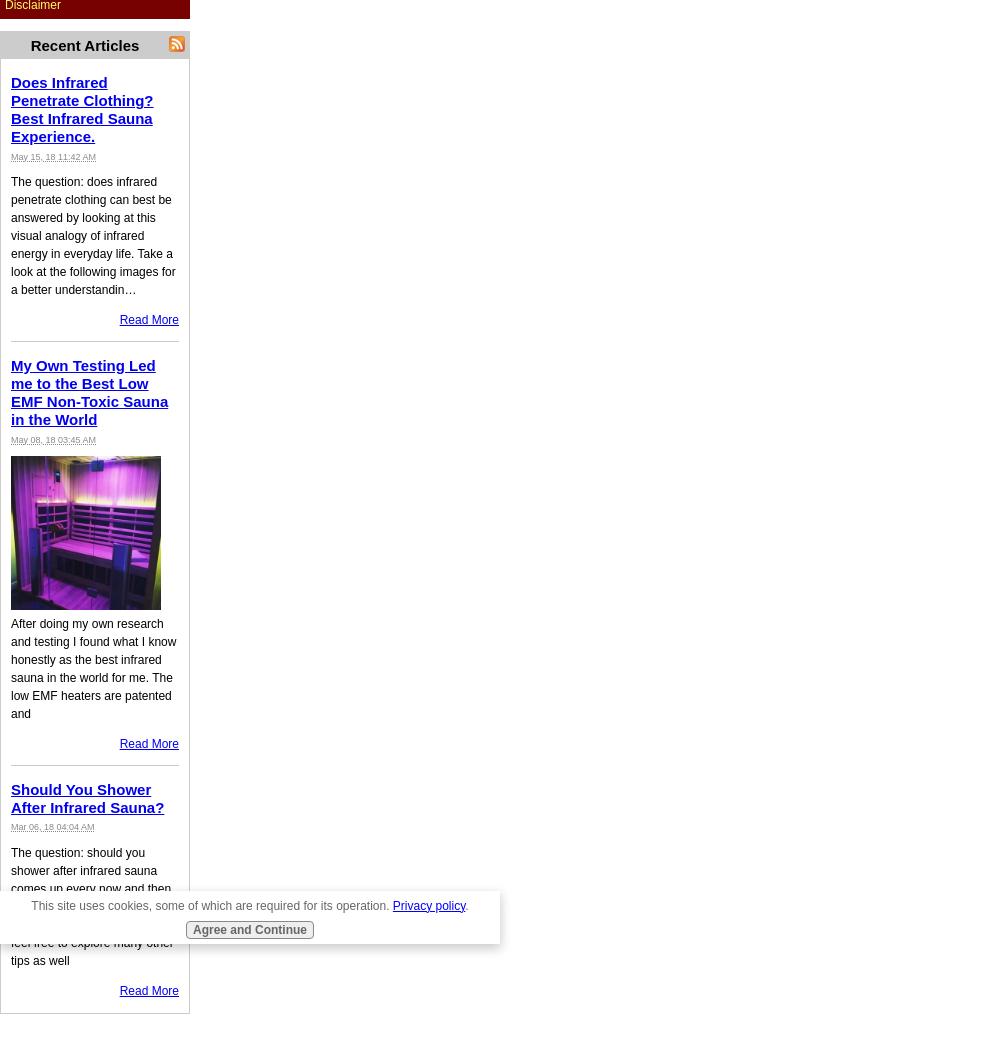 This screenshot has height=1056, width=1000. I want to click on 'Should You Shower After Infrared Sauna?', so click(86, 797).